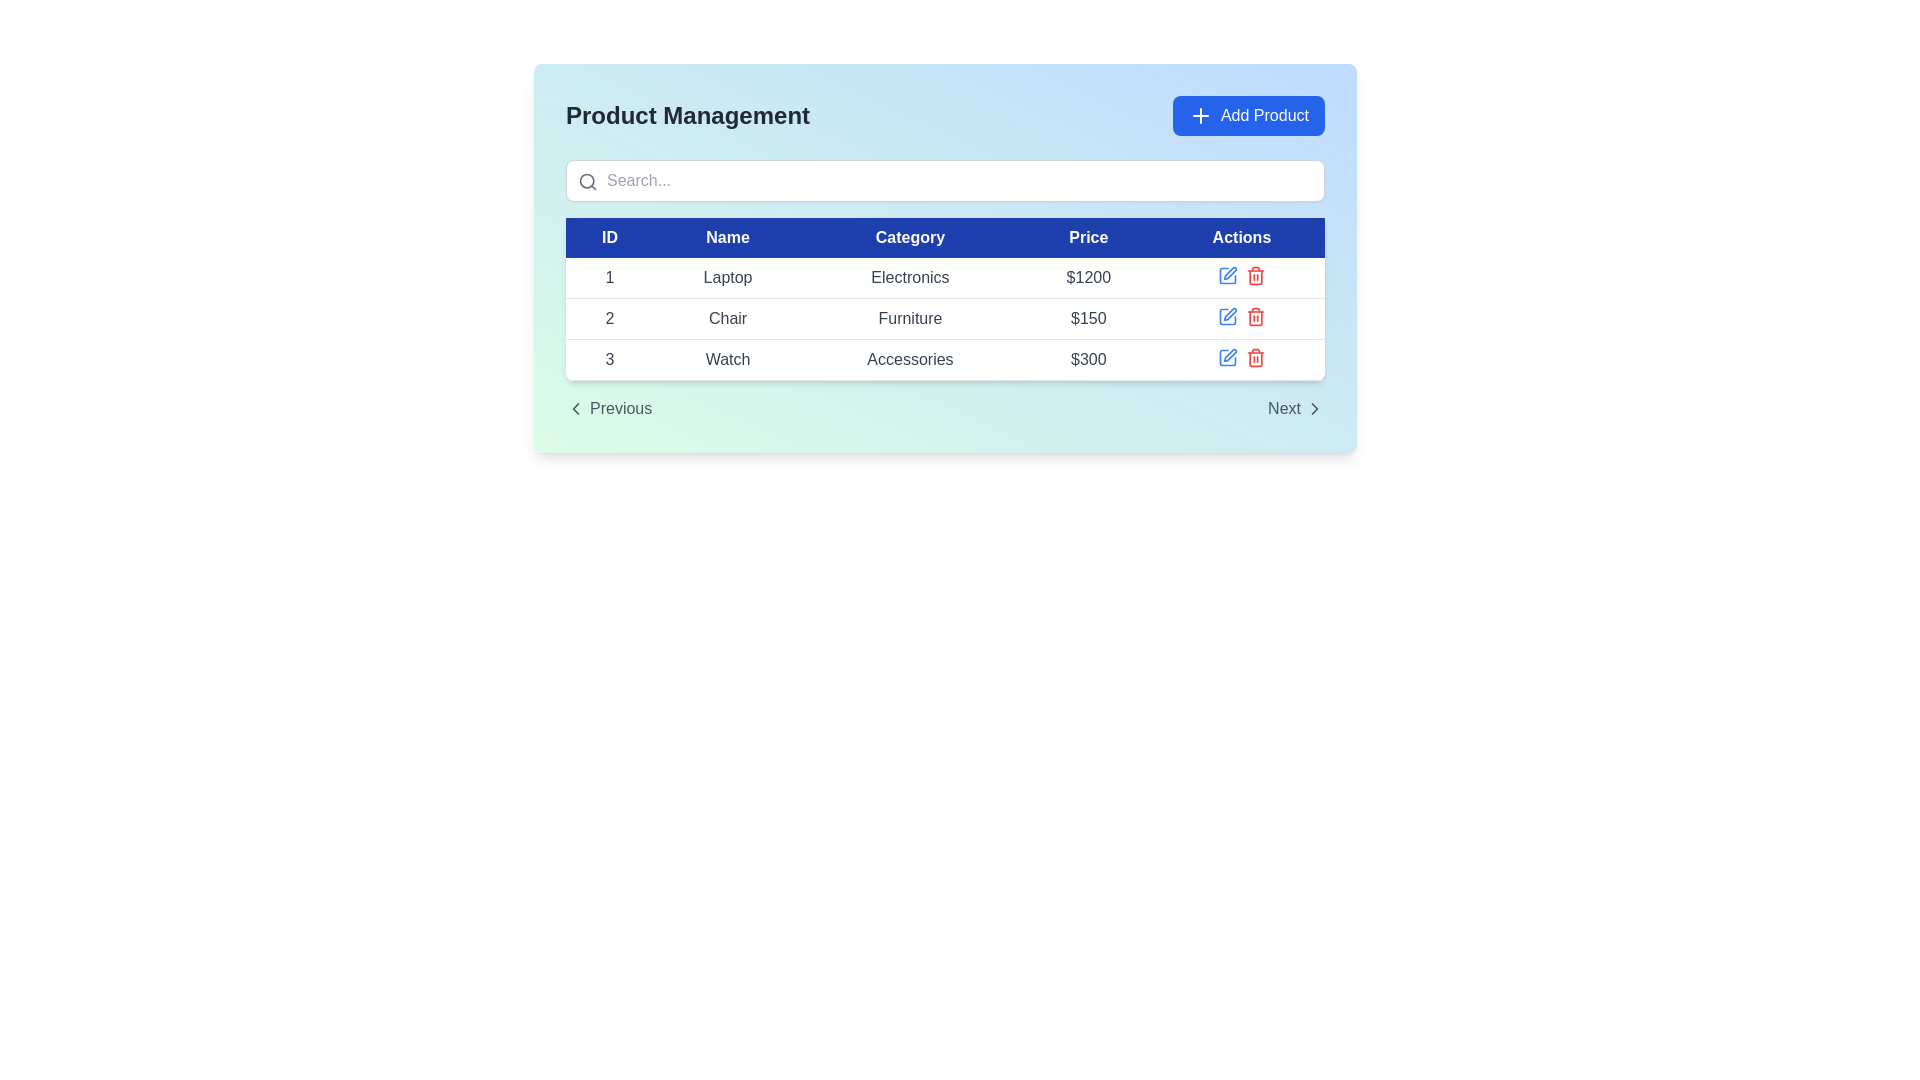  What do you see at coordinates (1254, 277) in the screenshot?
I see `the decorative vertical line of the trash icon located within the delete button in the 'Actions' column of the product management table for the third product, 'Watch.'` at bounding box center [1254, 277].